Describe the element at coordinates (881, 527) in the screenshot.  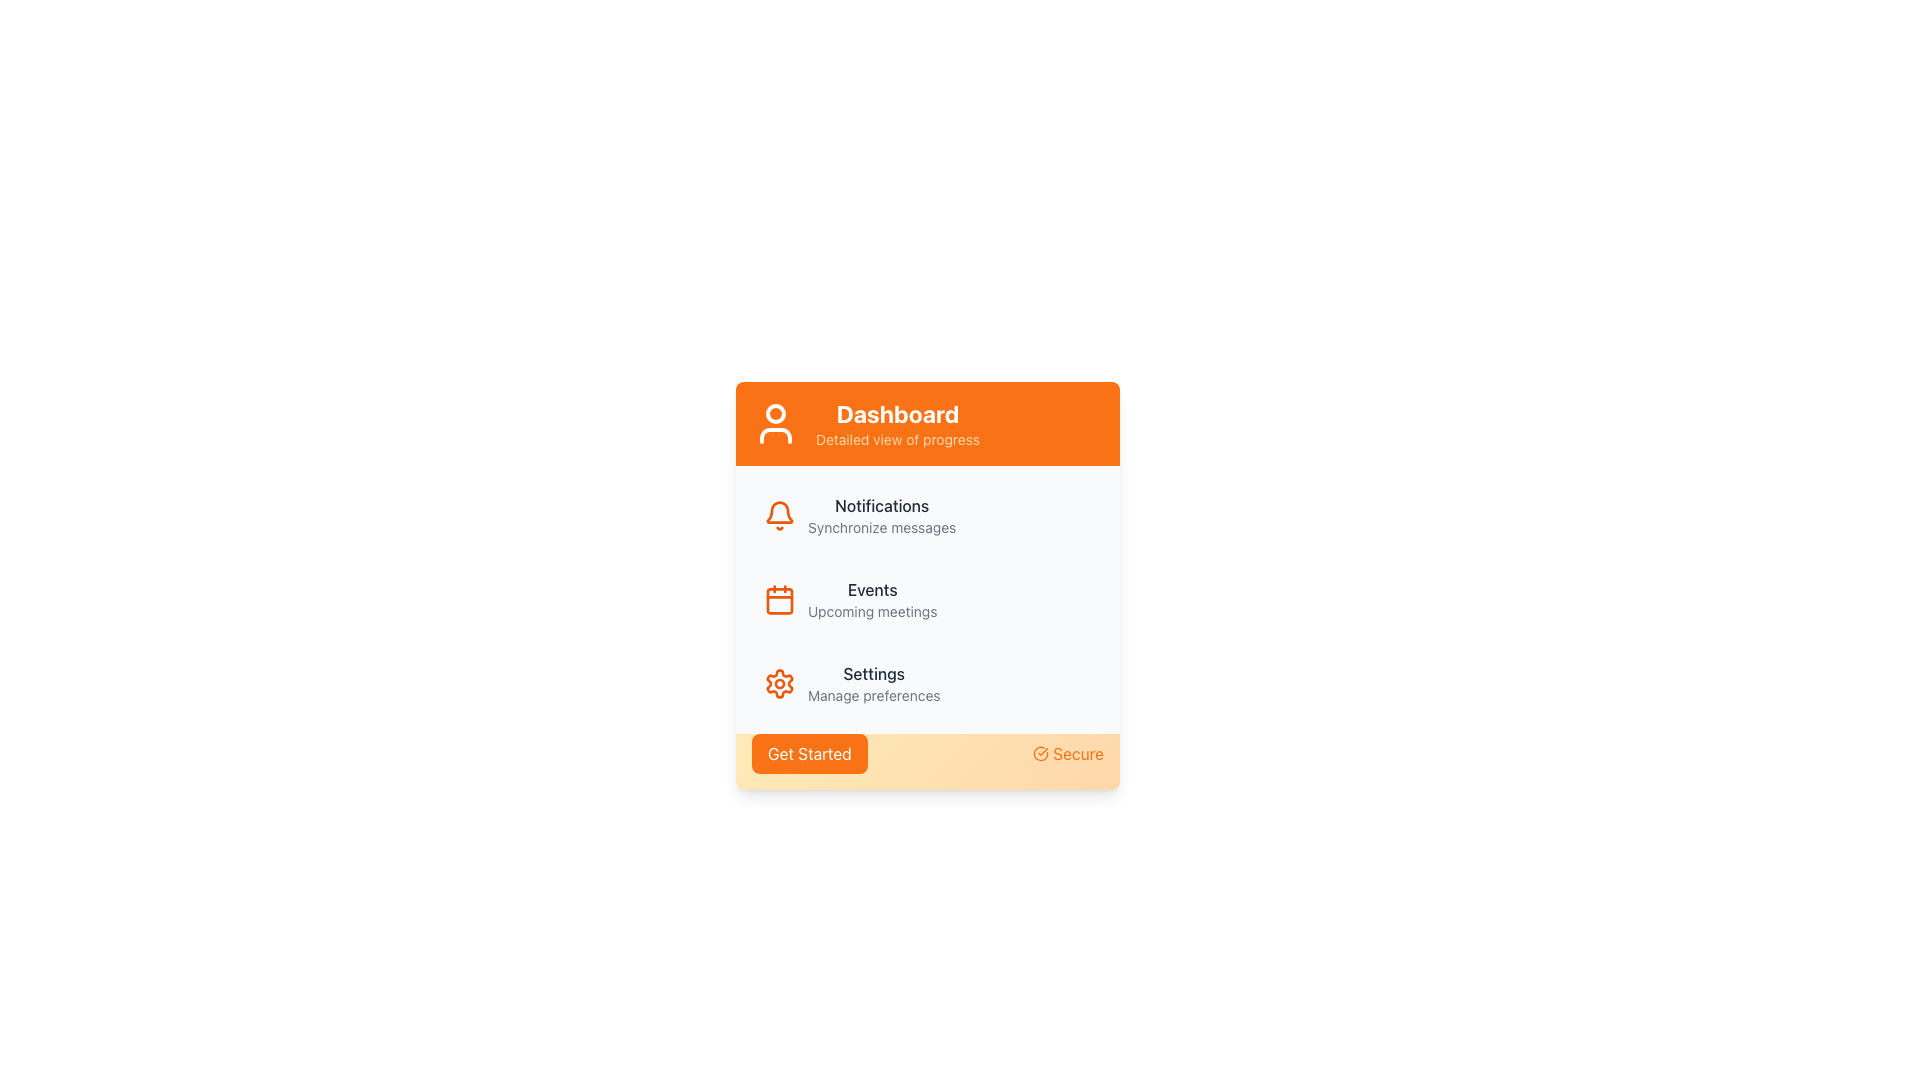
I see `text label that says 'Synchronize messages', which is styled in a smaller gray font and located beneath the 'Notifications' heading in the dashboard panel` at that location.